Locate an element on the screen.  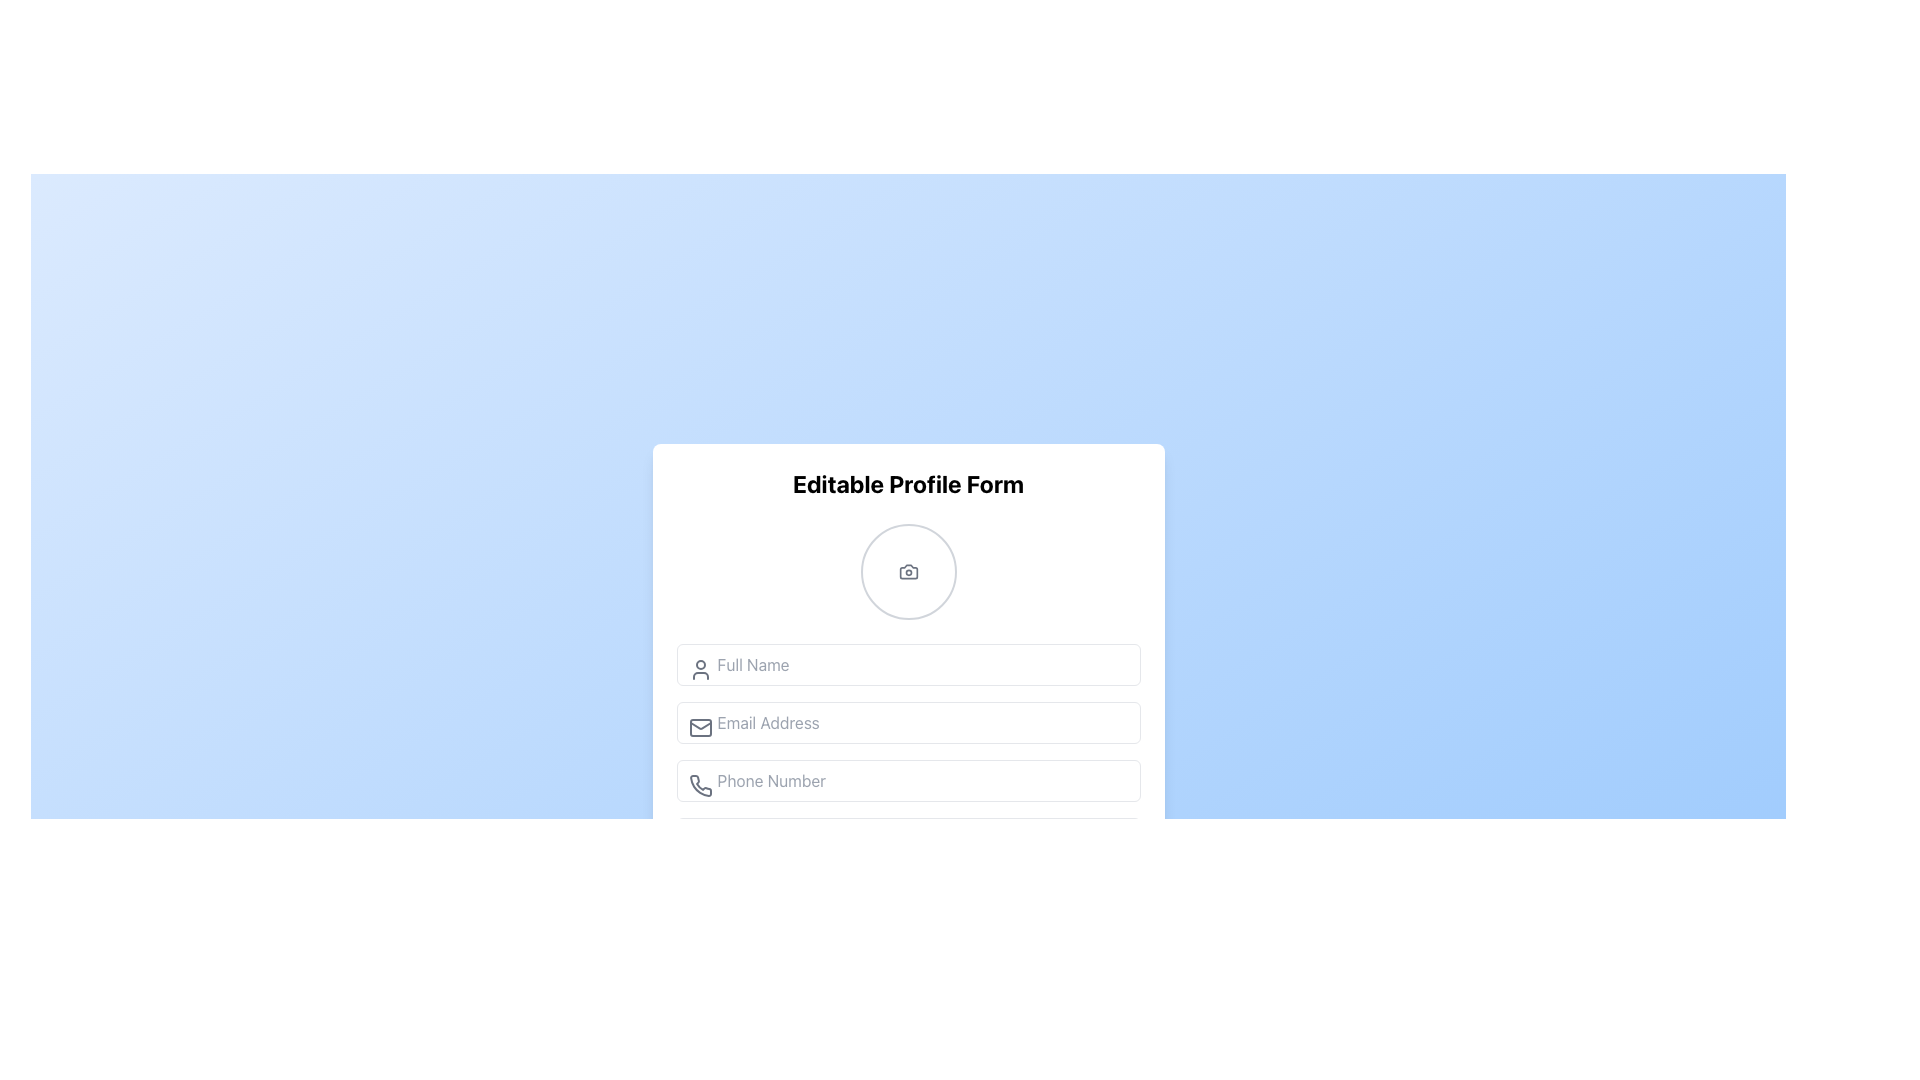
the static text label styled as a heading, which serves as the title for the form located at the top of a rounded white card against a blue gradient background is located at coordinates (907, 483).